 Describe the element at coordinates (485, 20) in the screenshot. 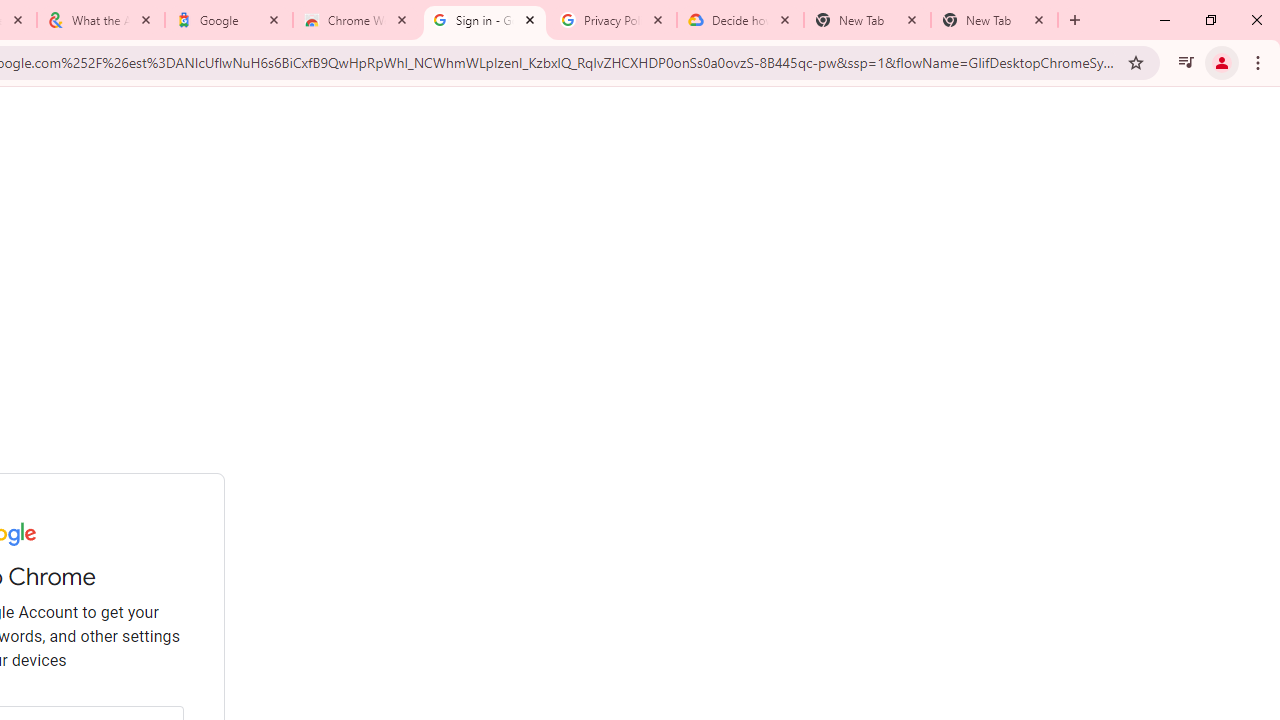

I see `'Sign in - Google Accounts'` at that location.